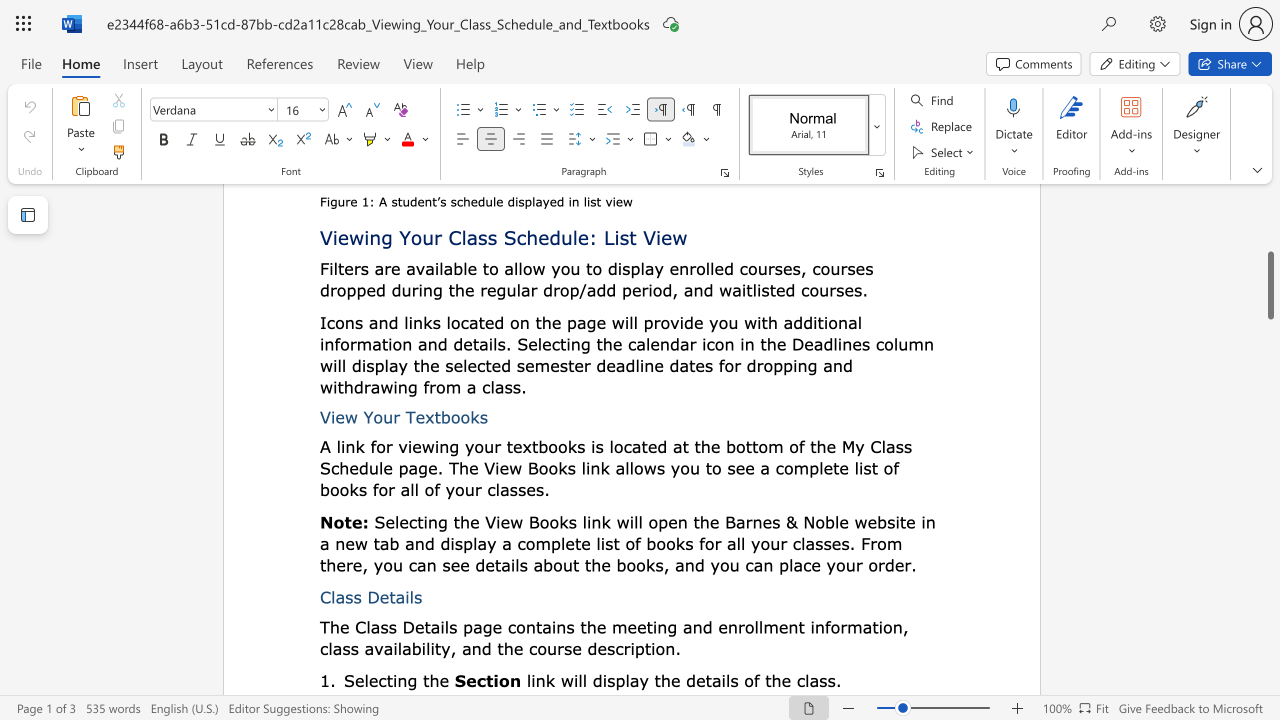 The width and height of the screenshot is (1280, 720). What do you see at coordinates (1269, 285) in the screenshot?
I see `the scrollbar and move down 2030 pixels` at bounding box center [1269, 285].